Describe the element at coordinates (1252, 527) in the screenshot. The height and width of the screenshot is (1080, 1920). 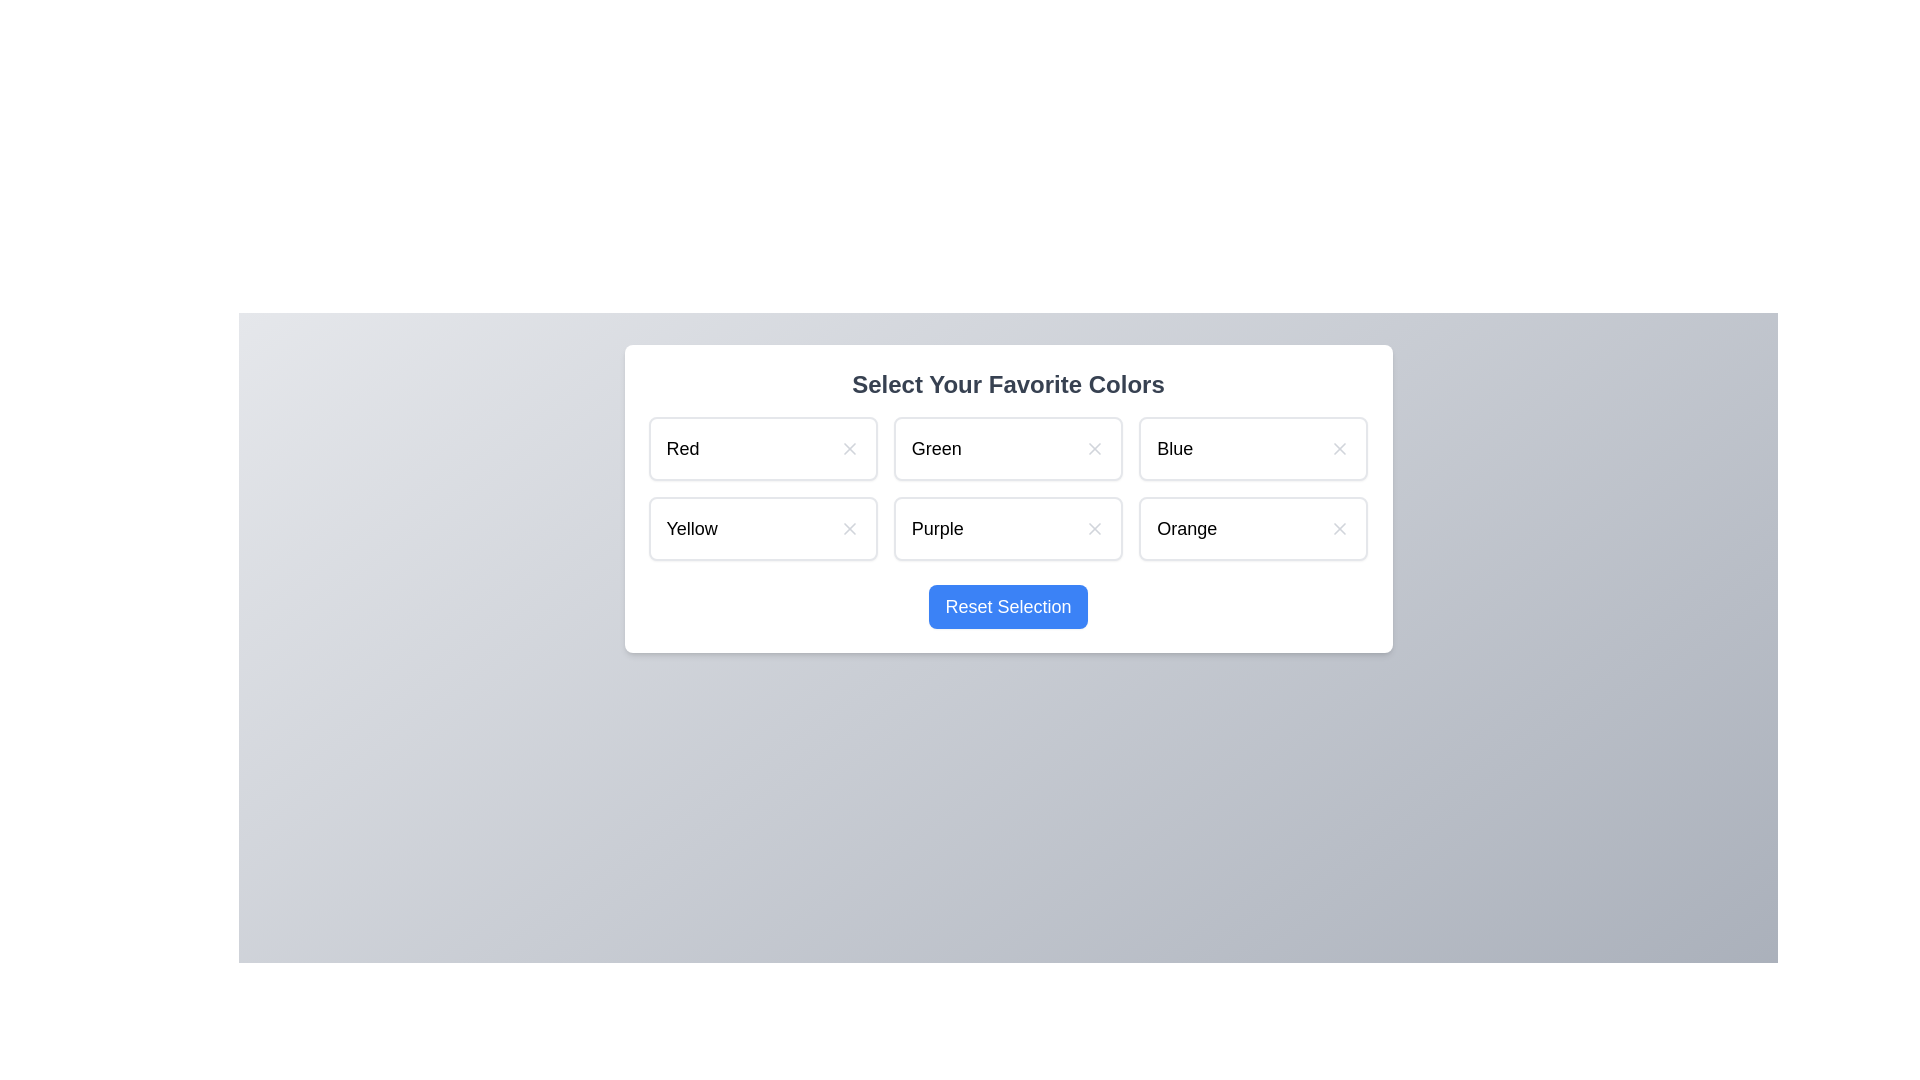
I see `the color Orange` at that location.